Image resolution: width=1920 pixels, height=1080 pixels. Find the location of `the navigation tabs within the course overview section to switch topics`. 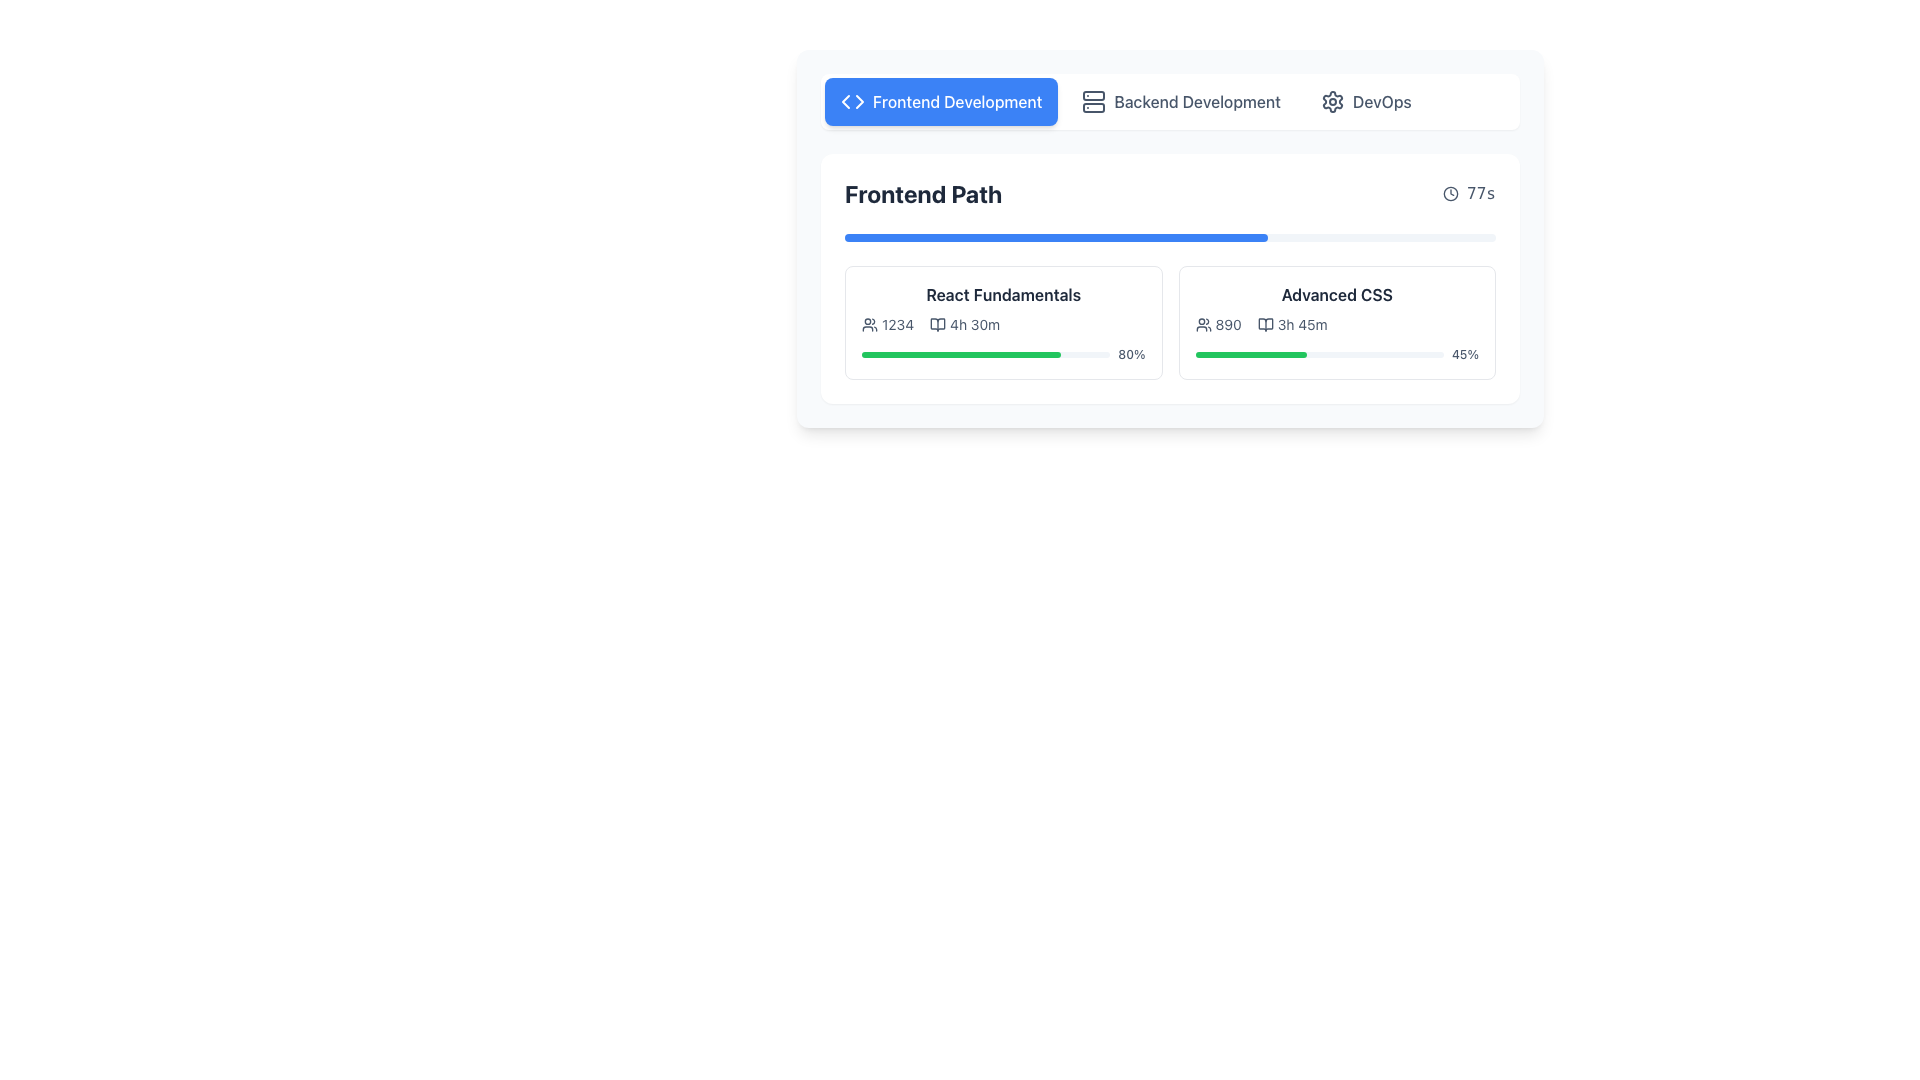

the navigation tabs within the course overview section to switch topics is located at coordinates (1170, 238).